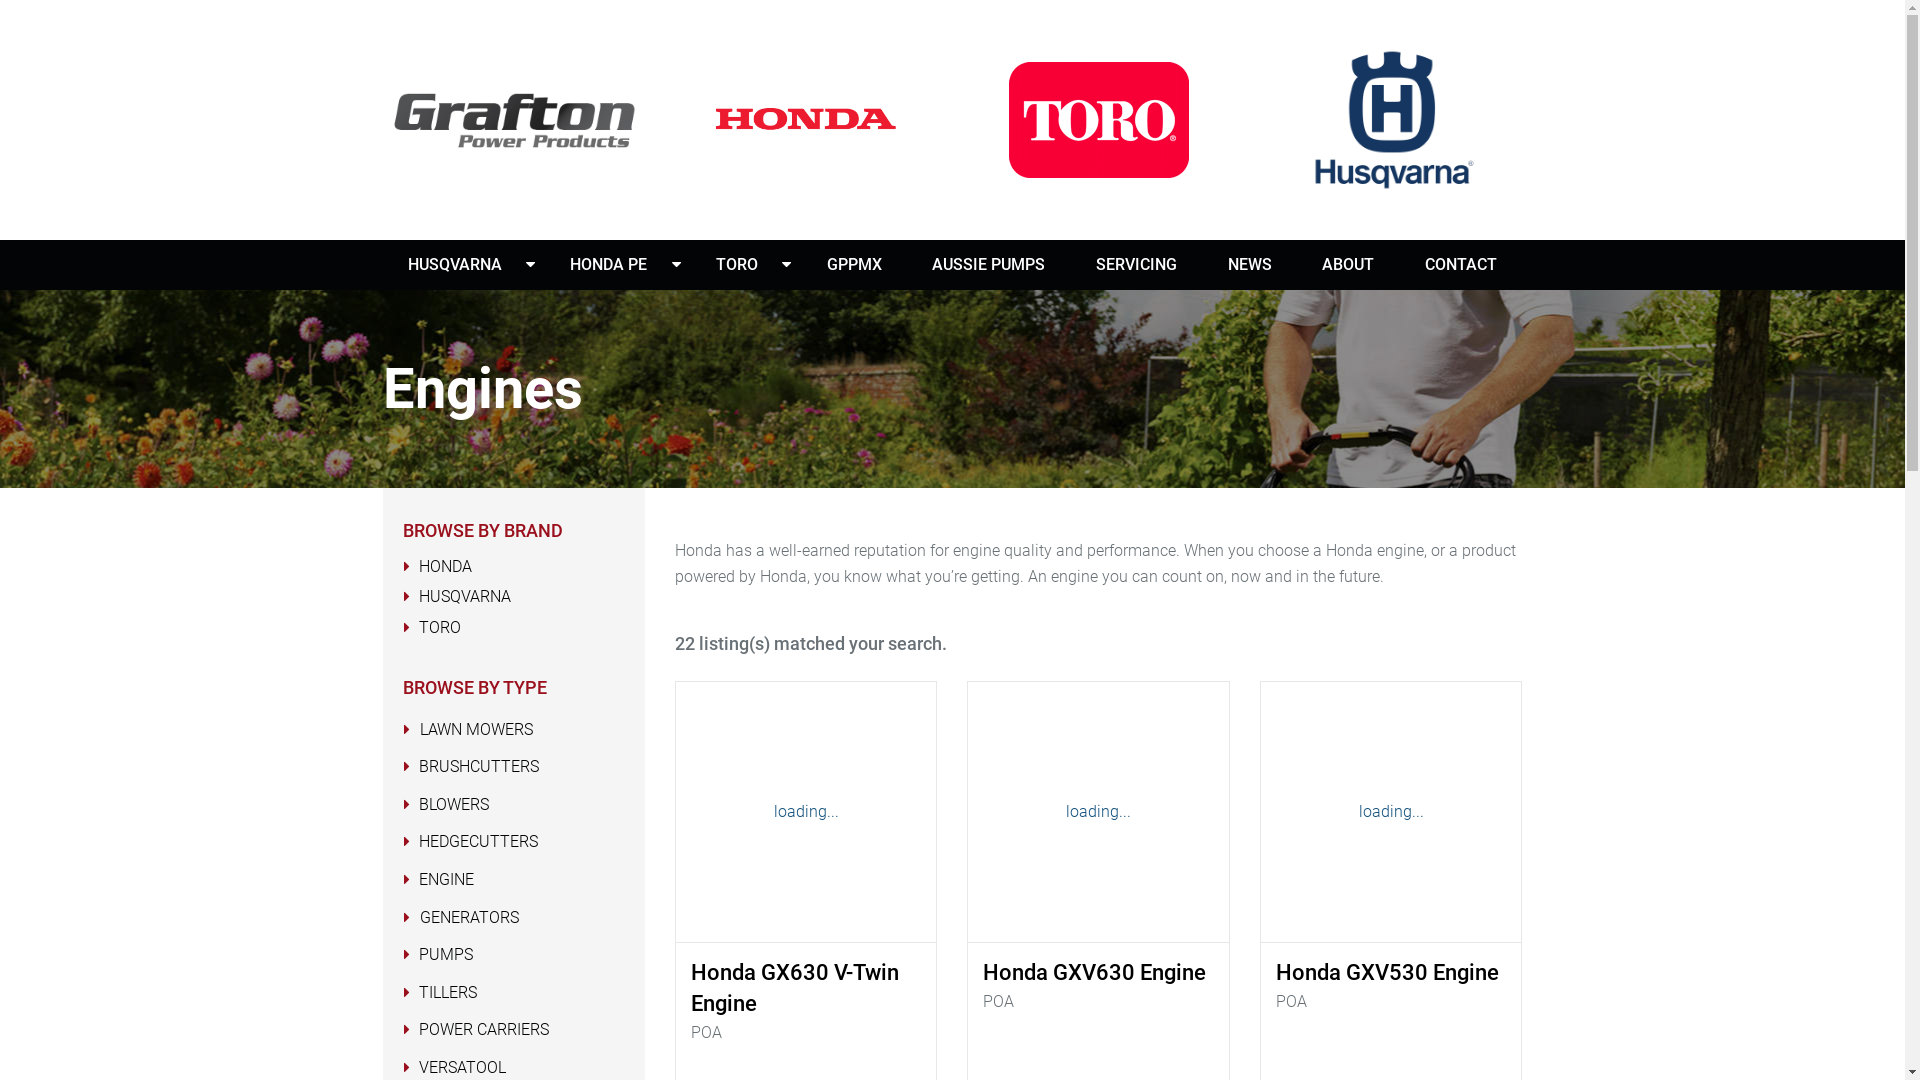  What do you see at coordinates (1084, 264) in the screenshot?
I see `'SERVICING'` at bounding box center [1084, 264].